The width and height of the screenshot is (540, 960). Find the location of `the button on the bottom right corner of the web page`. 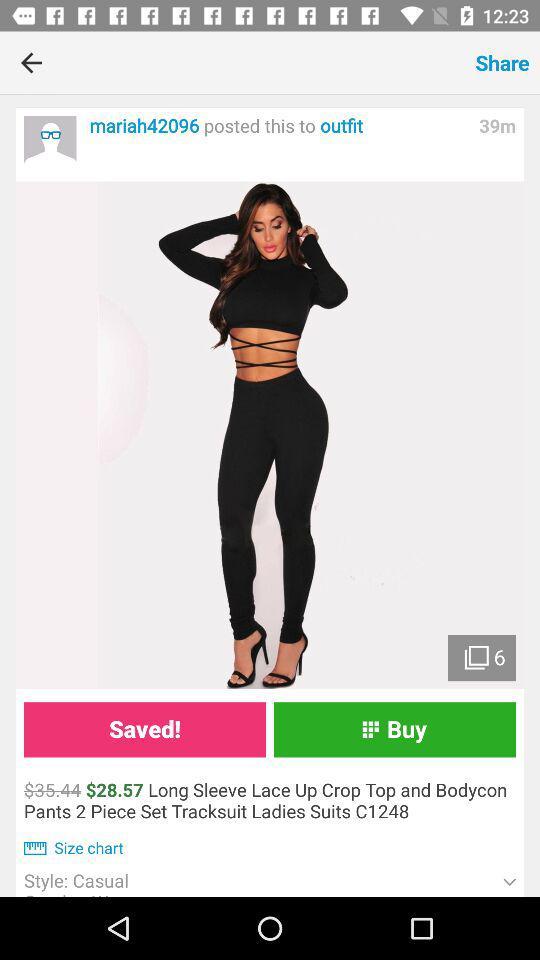

the button on the bottom right corner of the web page is located at coordinates (509, 881).